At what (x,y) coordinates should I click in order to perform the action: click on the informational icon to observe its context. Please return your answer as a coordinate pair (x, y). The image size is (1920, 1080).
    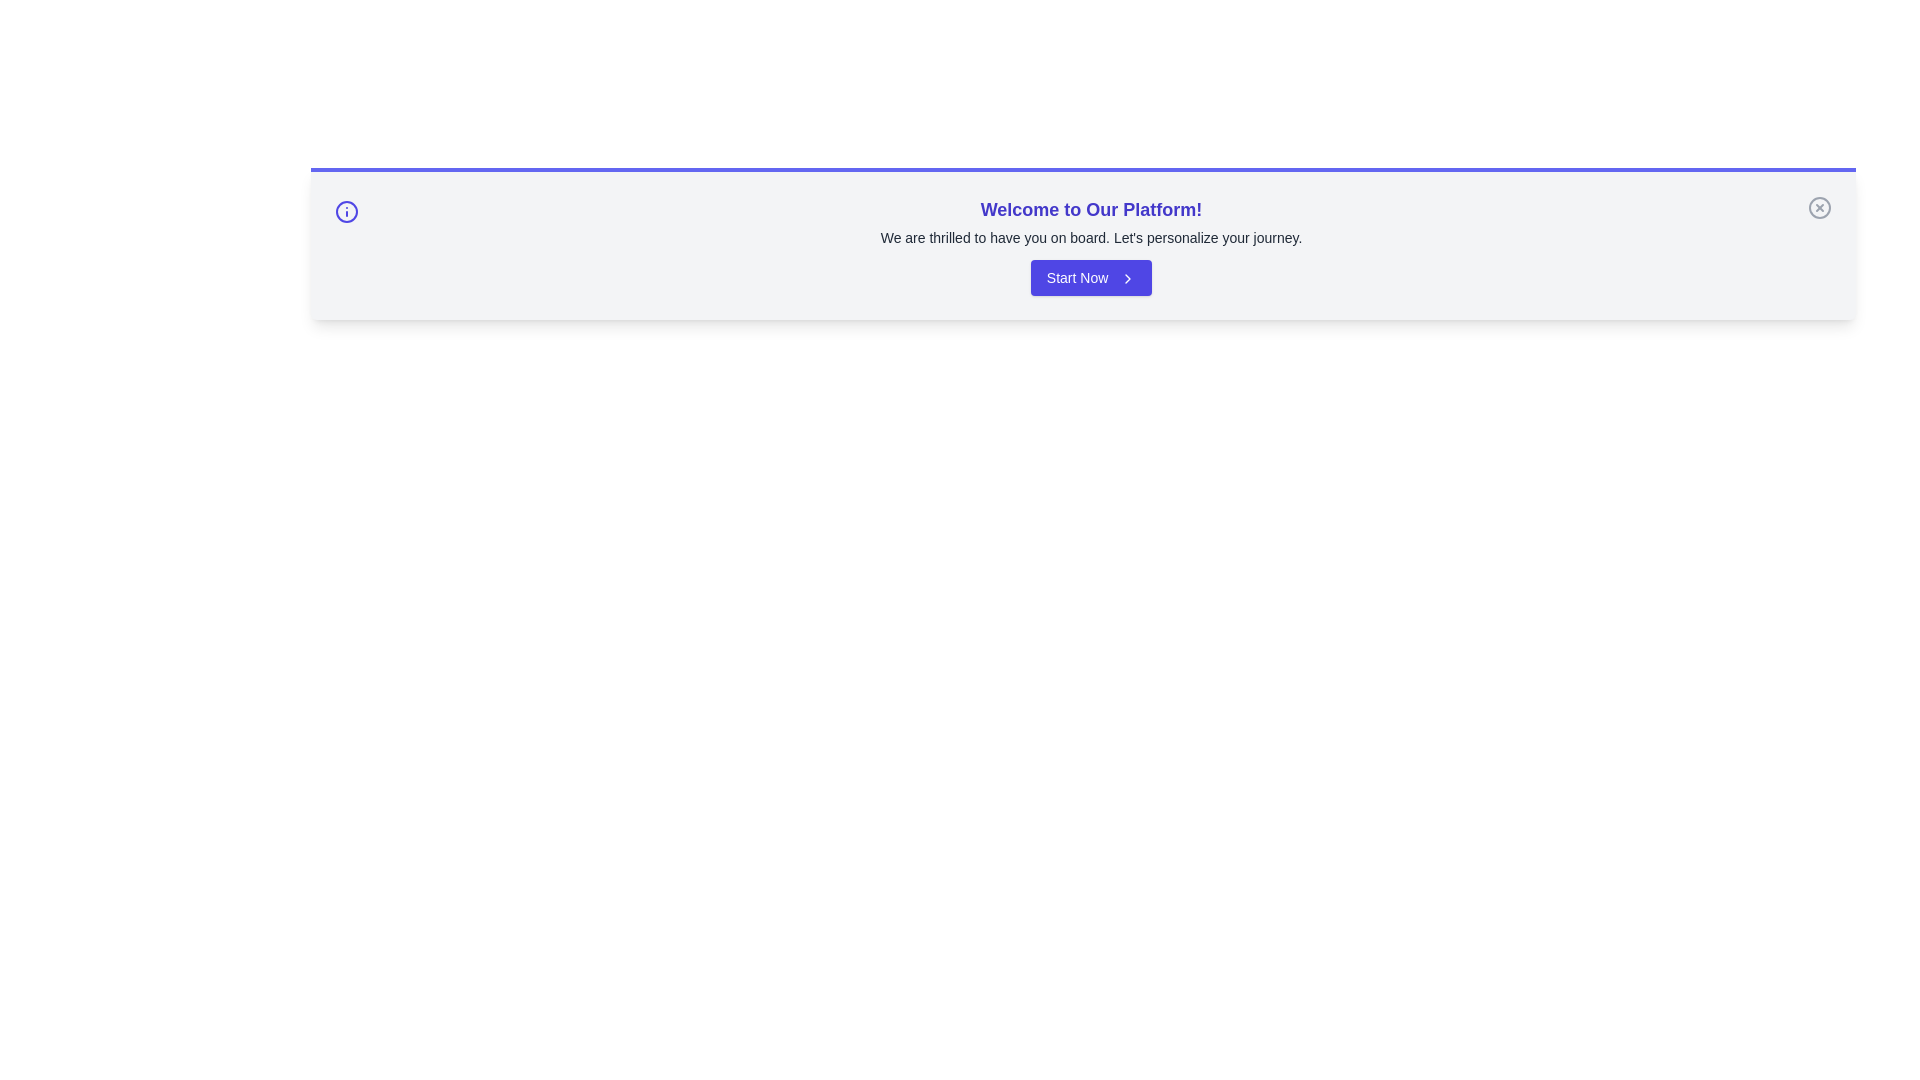
    Looking at the image, I should click on (346, 212).